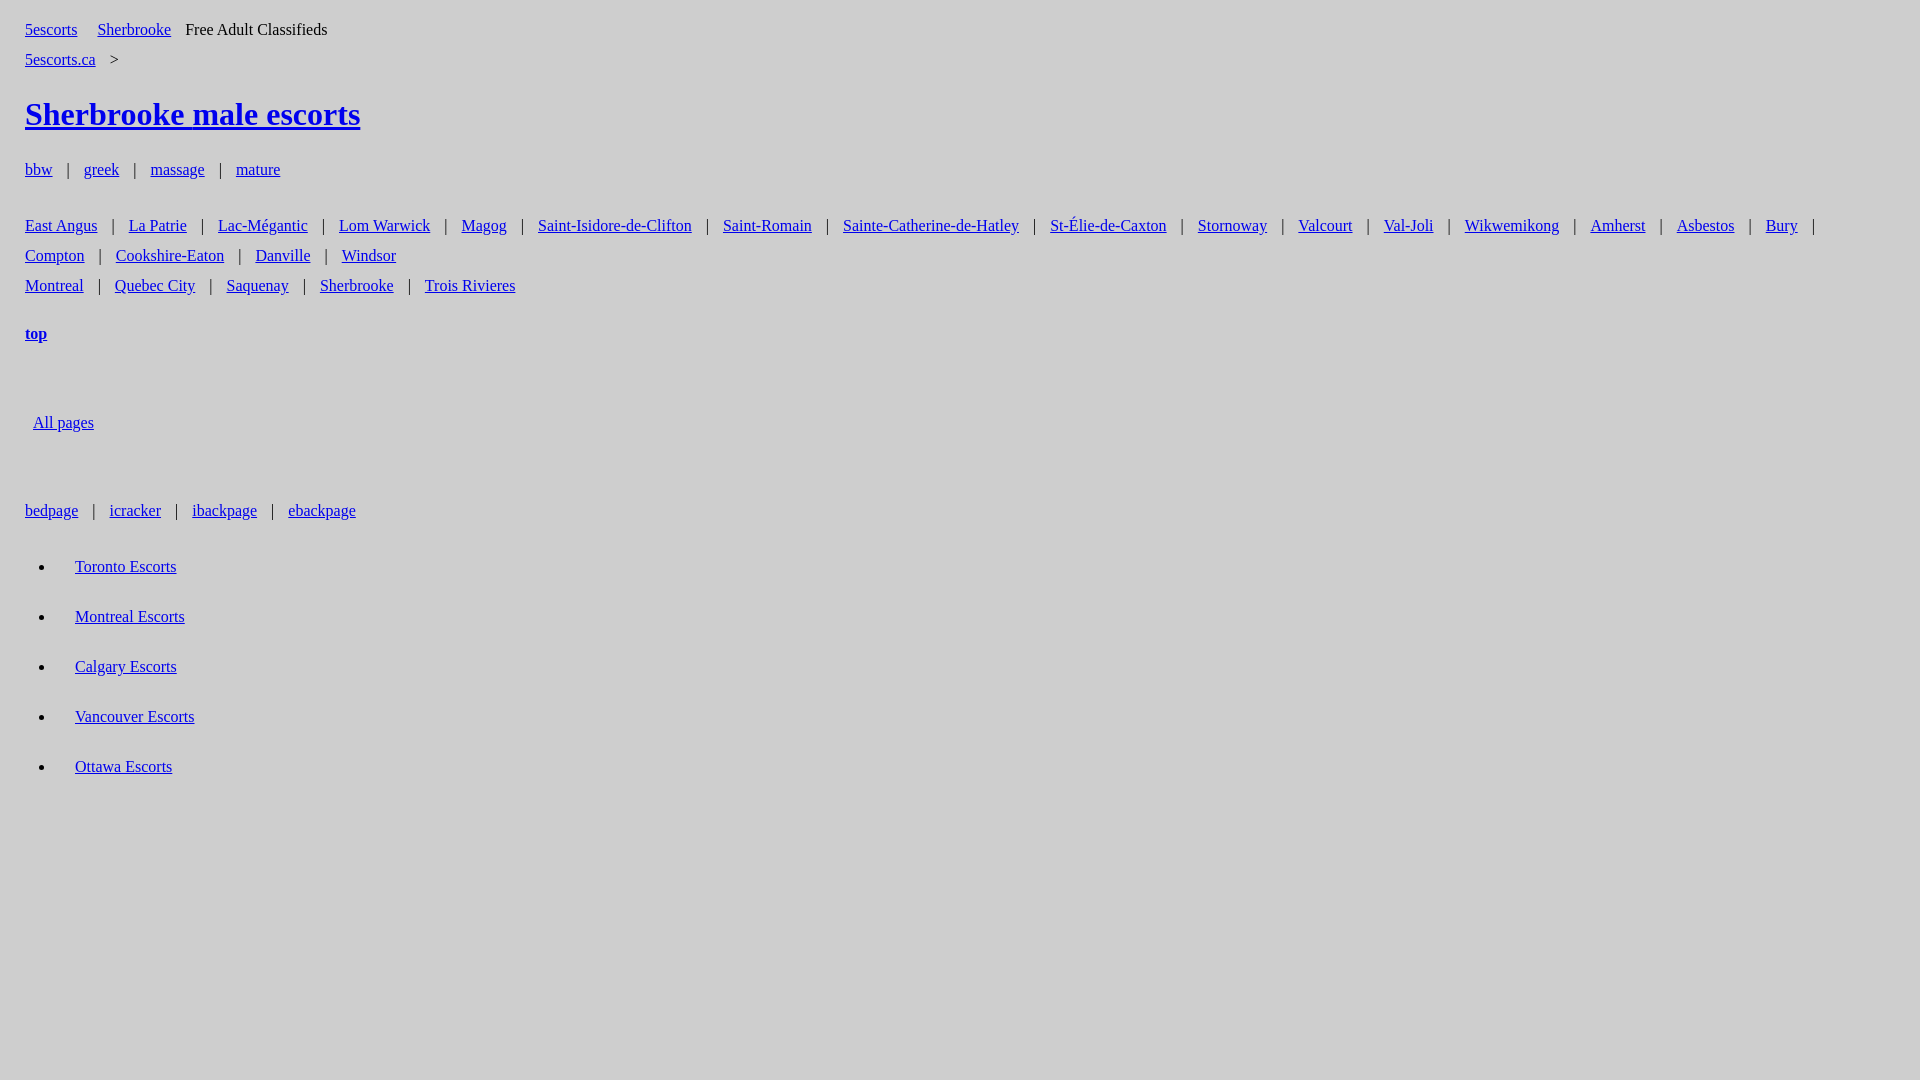 This screenshot has width=1920, height=1080. Describe the element at coordinates (65, 615) in the screenshot. I see `'Montreal Escorts'` at that location.